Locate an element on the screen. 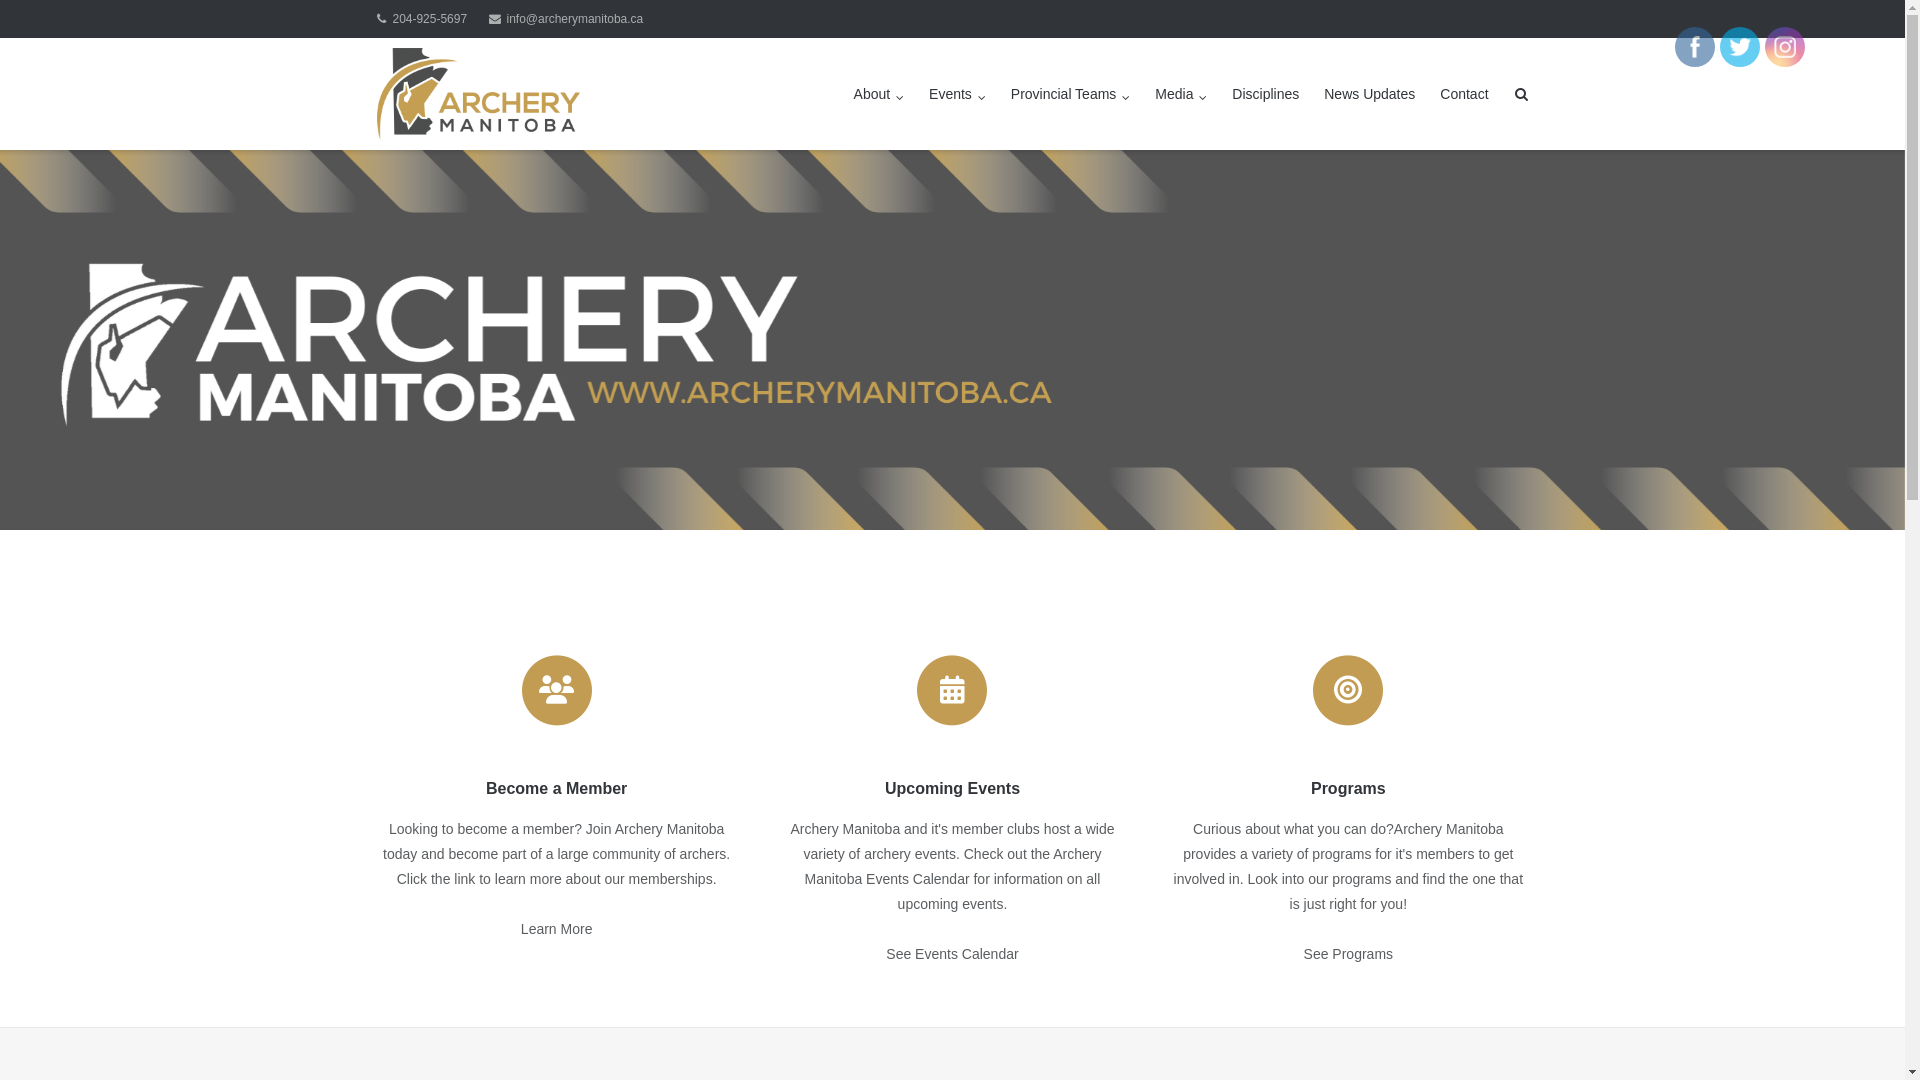 This screenshot has height=1080, width=1920. 'See Events Calendar' is located at coordinates (885, 952).